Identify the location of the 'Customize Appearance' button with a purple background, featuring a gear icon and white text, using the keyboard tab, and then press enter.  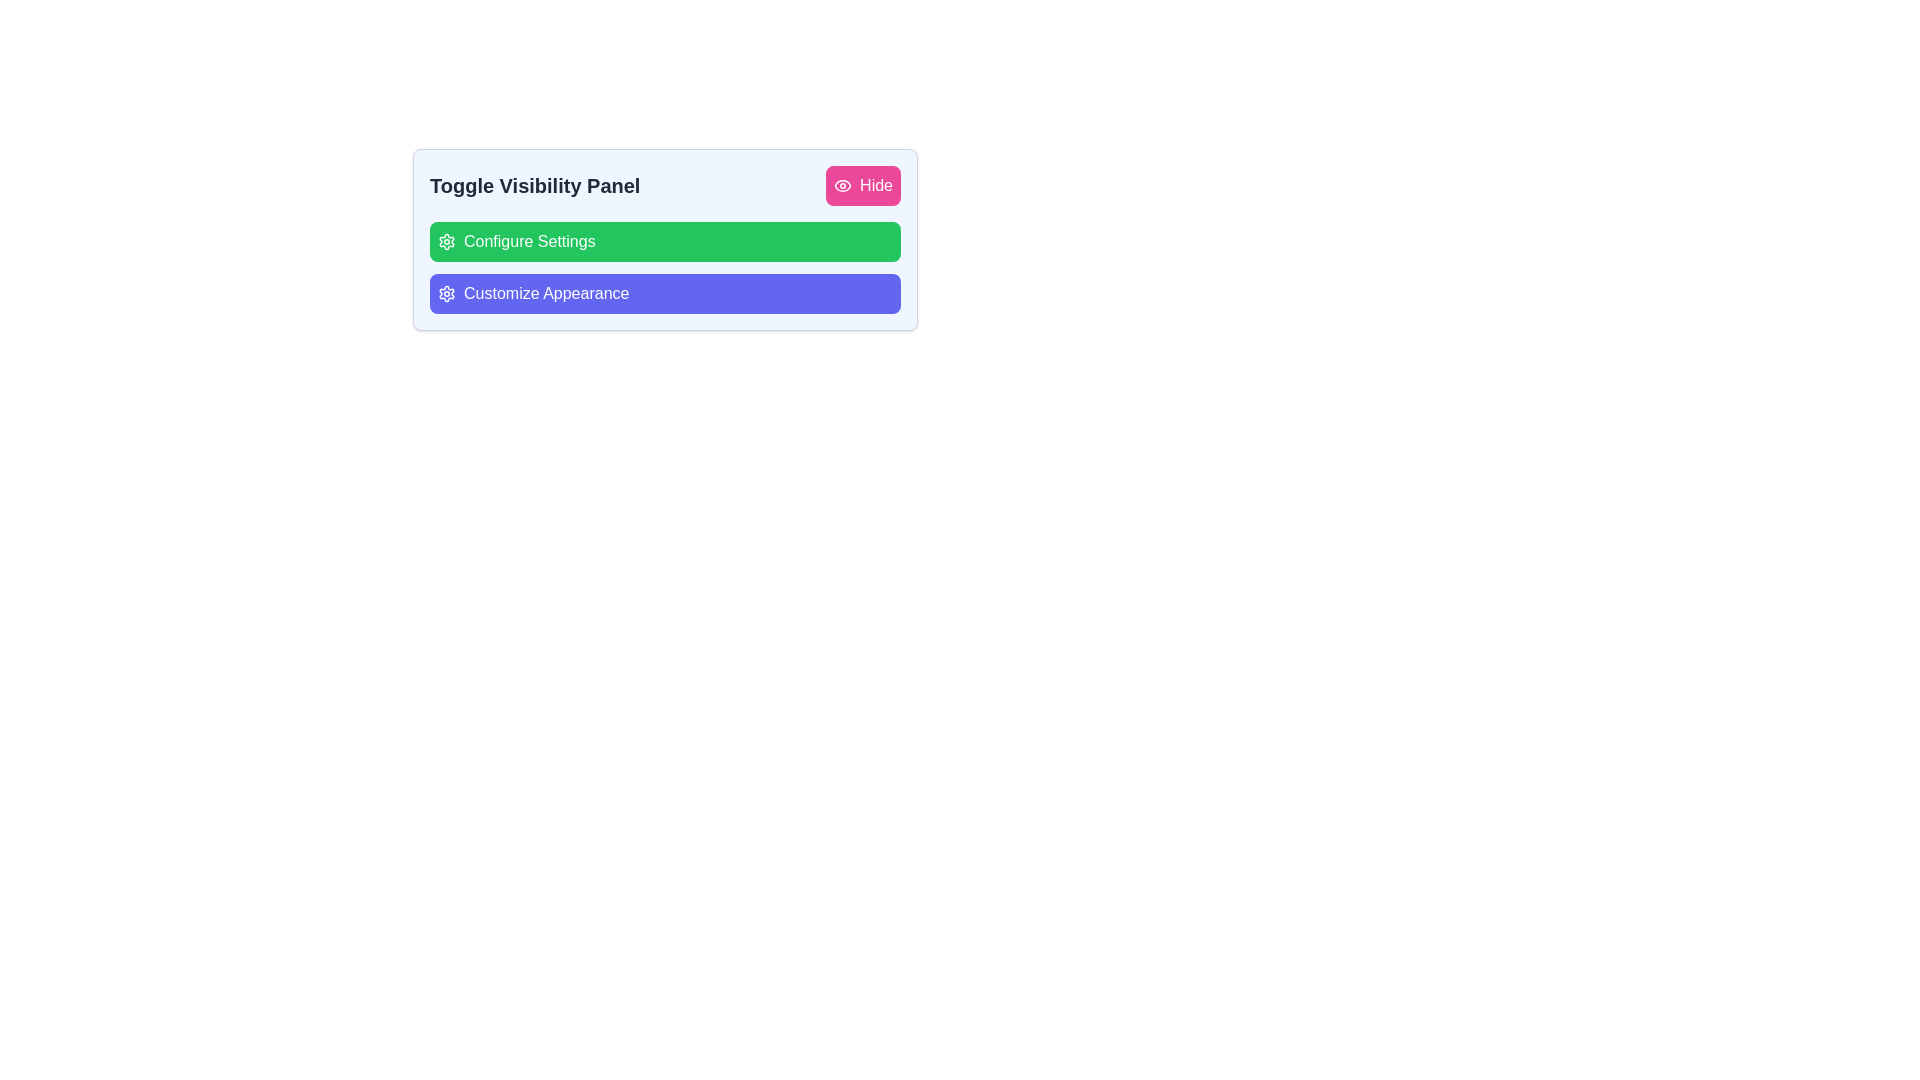
(533, 293).